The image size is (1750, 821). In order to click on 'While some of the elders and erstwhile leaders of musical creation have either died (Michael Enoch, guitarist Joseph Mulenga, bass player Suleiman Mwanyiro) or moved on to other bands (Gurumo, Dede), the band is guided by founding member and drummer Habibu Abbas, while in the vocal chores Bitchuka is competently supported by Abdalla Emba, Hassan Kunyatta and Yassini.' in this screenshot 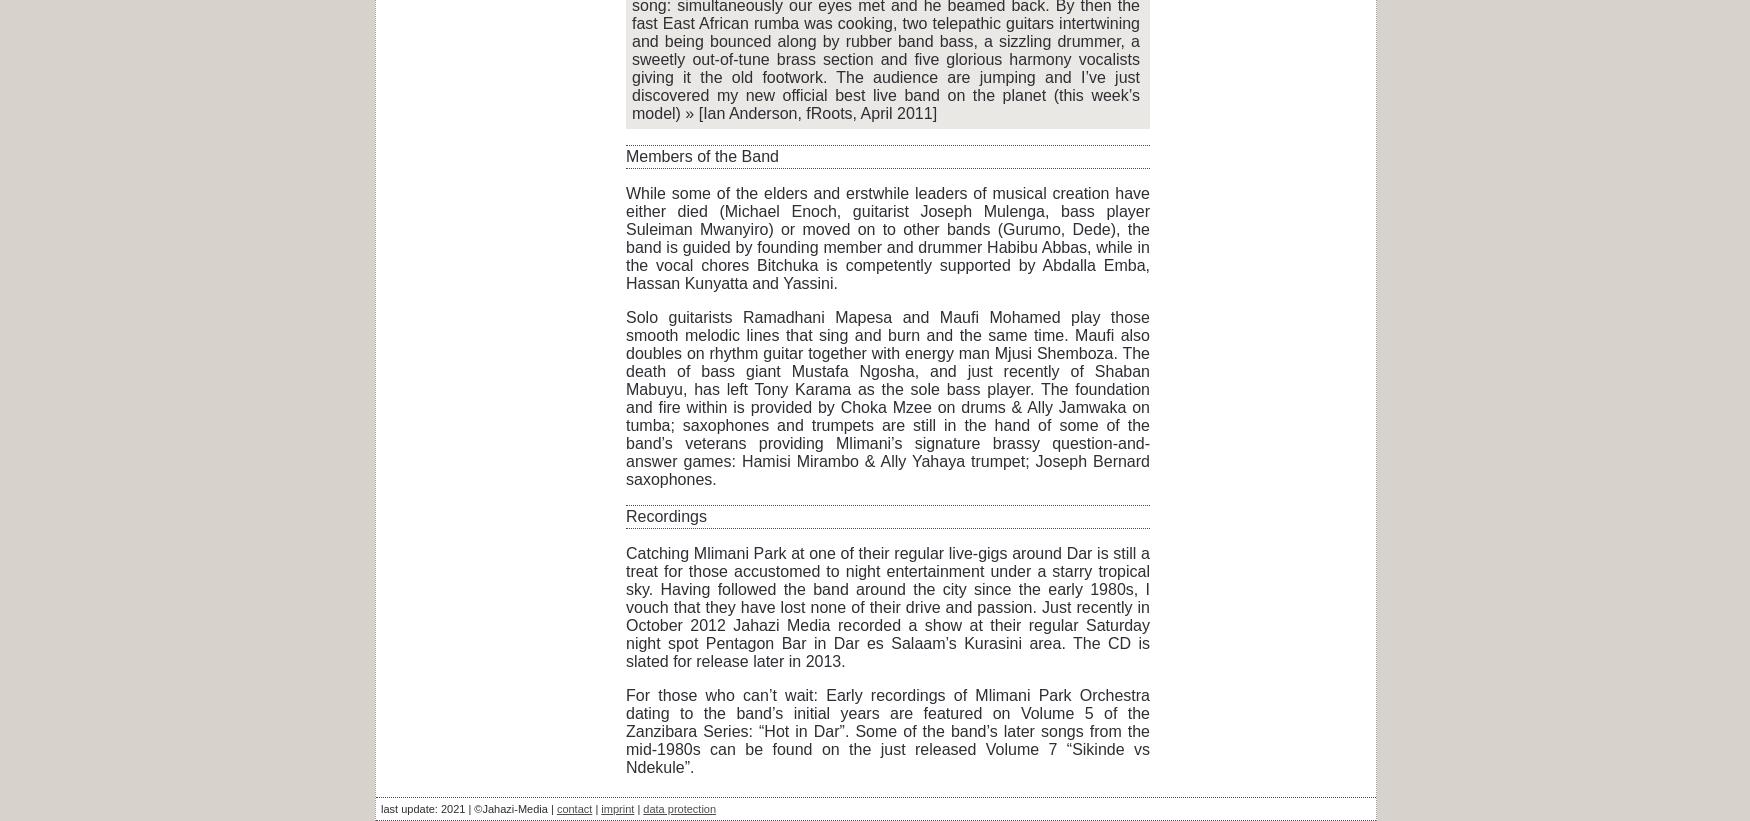, I will do `click(625, 238)`.